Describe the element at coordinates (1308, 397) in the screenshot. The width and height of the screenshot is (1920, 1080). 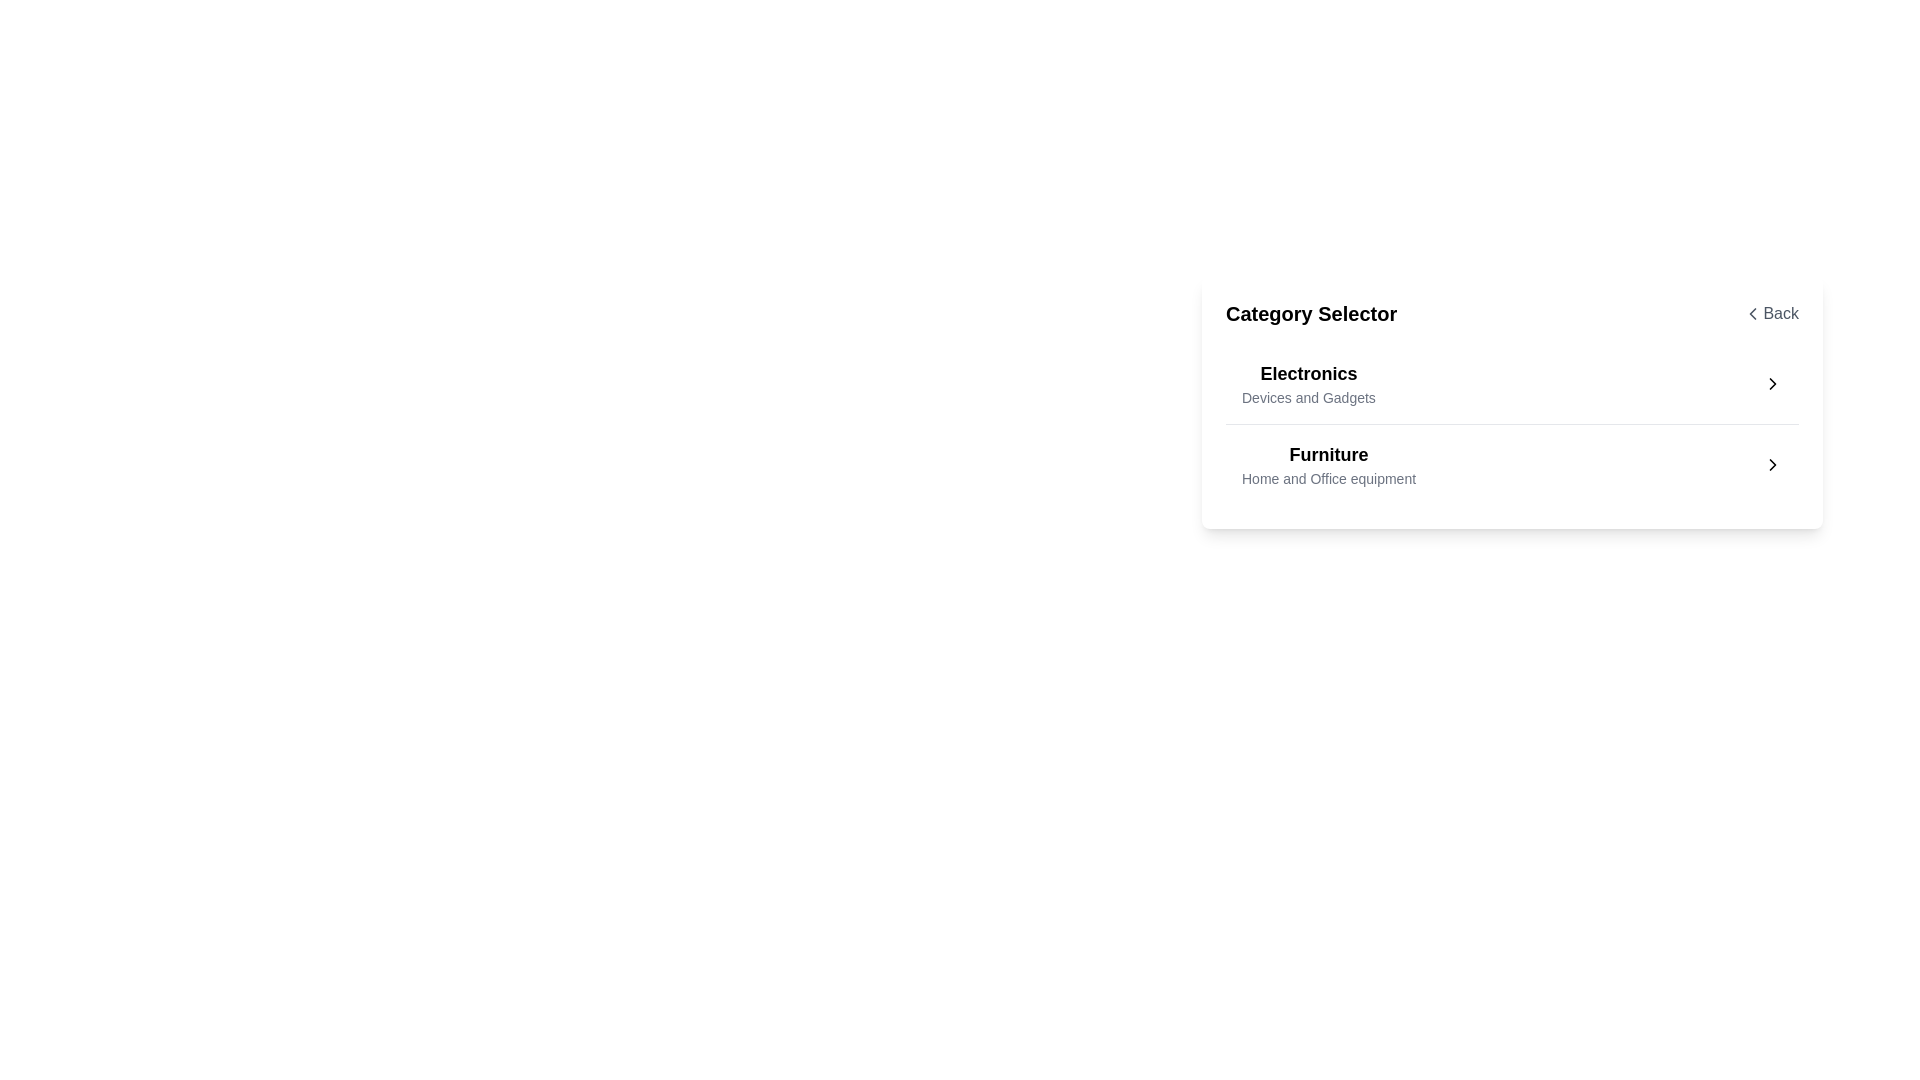
I see `the text label reading 'Devices and Gadgets', which is styled in light gray and positioned beneath the 'Electronics' heading in the 'Category Selector' panel` at that location.